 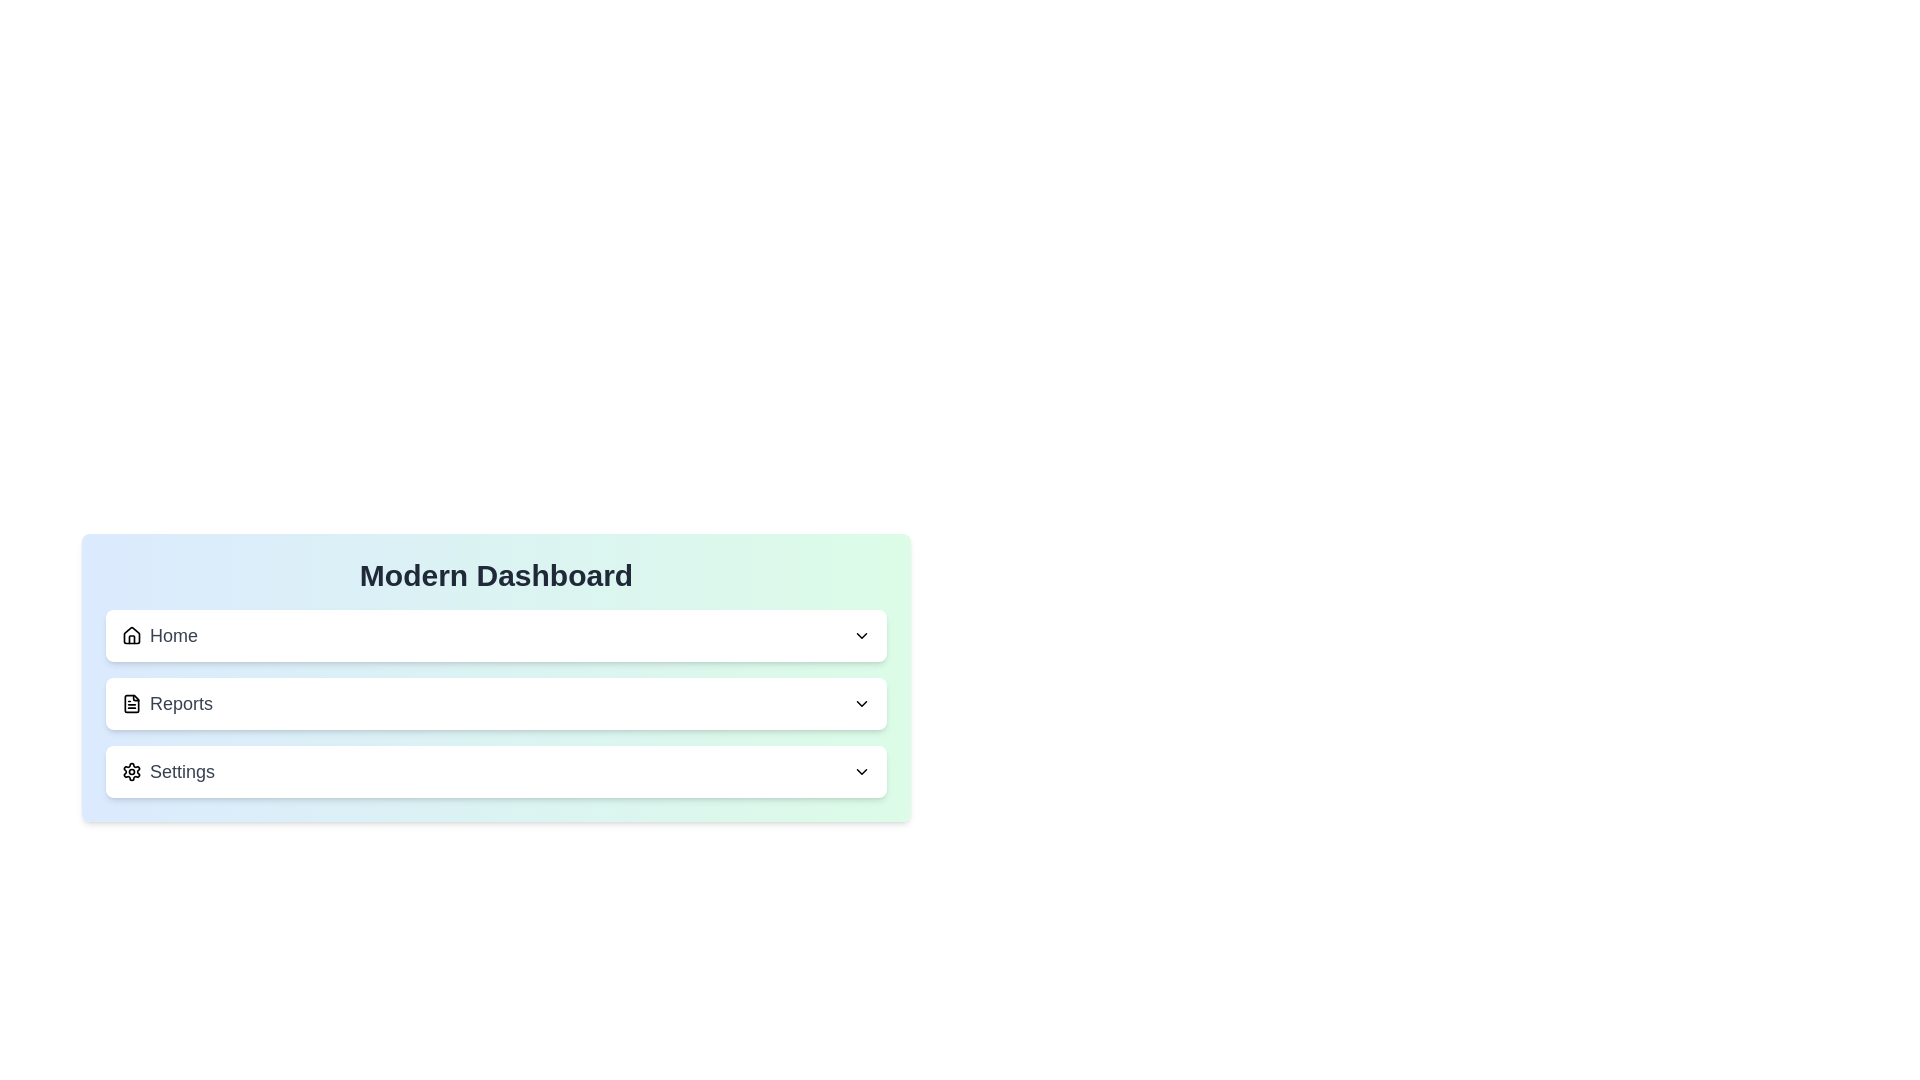 What do you see at coordinates (496, 770) in the screenshot?
I see `the 'Settings' button at the bottom of the card interface to trigger tooltip or highlight effects` at bounding box center [496, 770].